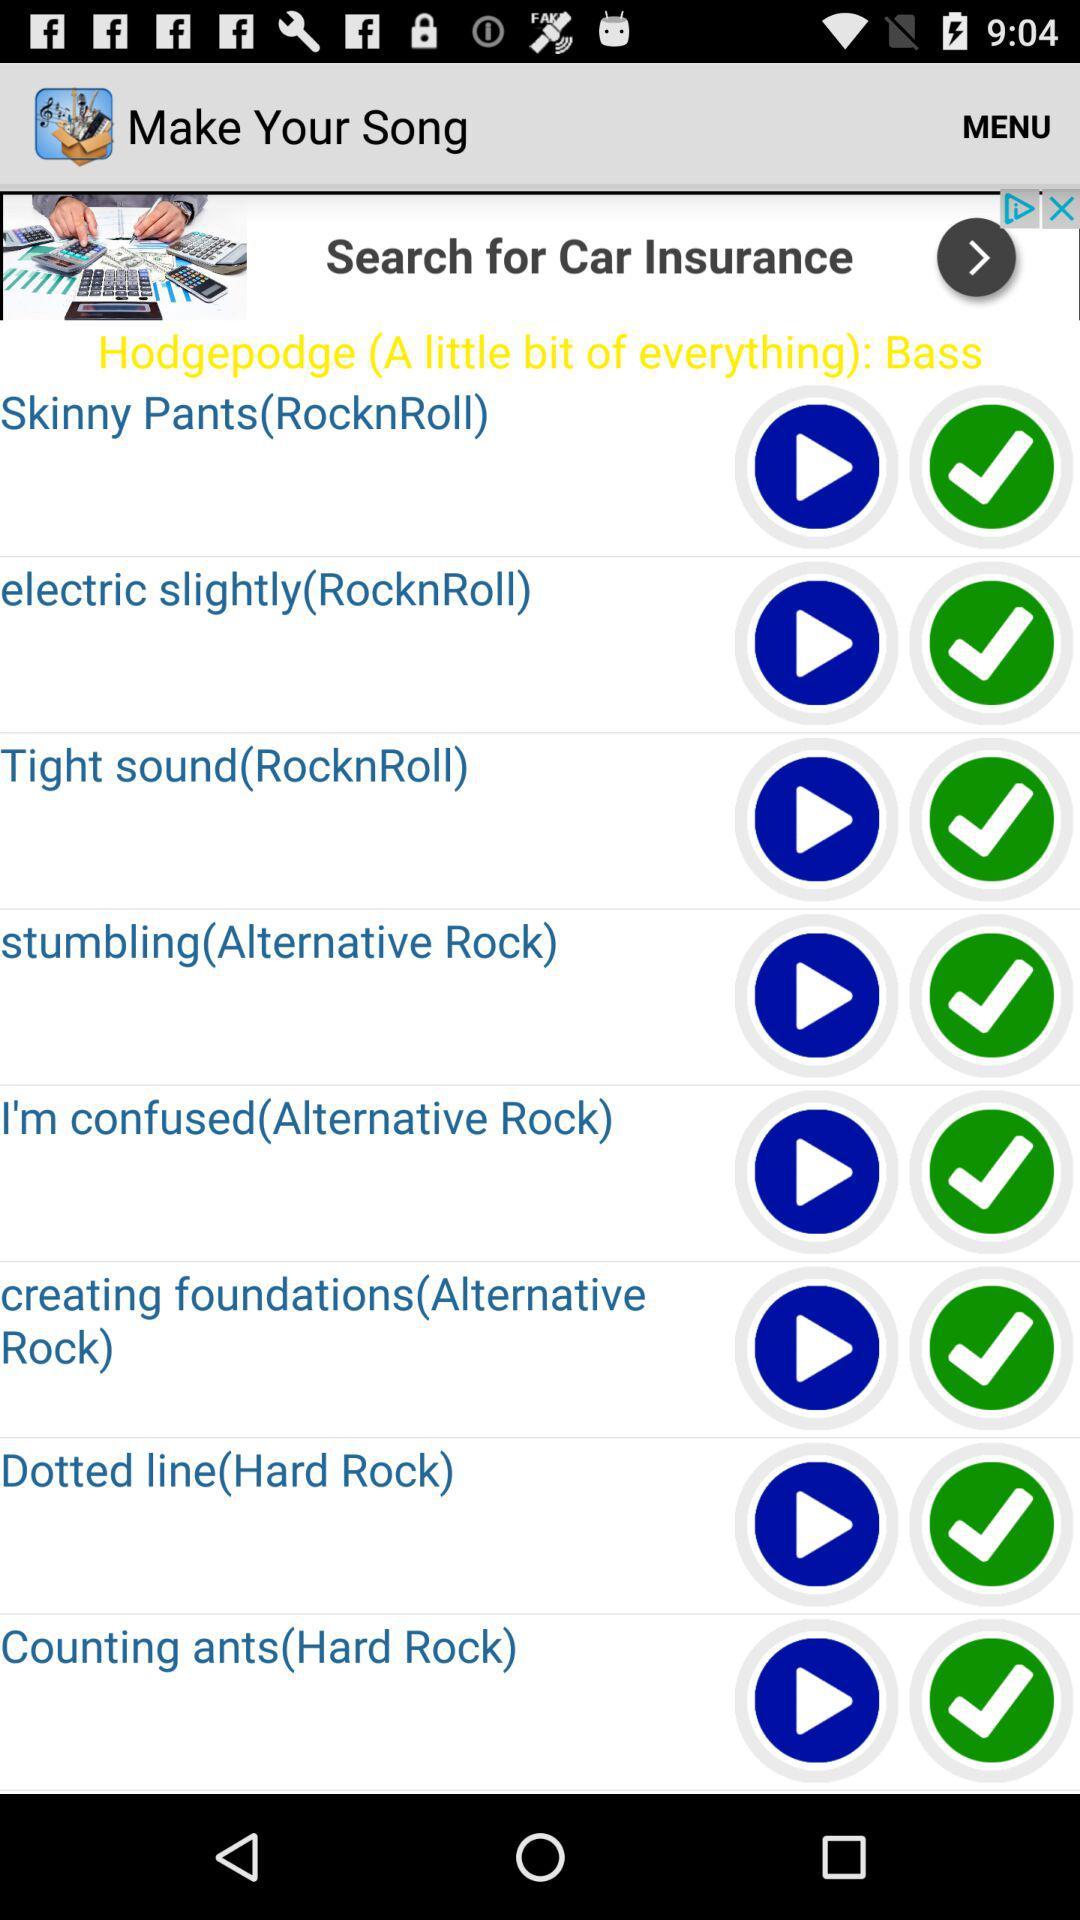 This screenshot has height=1920, width=1080. I want to click on like song, so click(992, 997).